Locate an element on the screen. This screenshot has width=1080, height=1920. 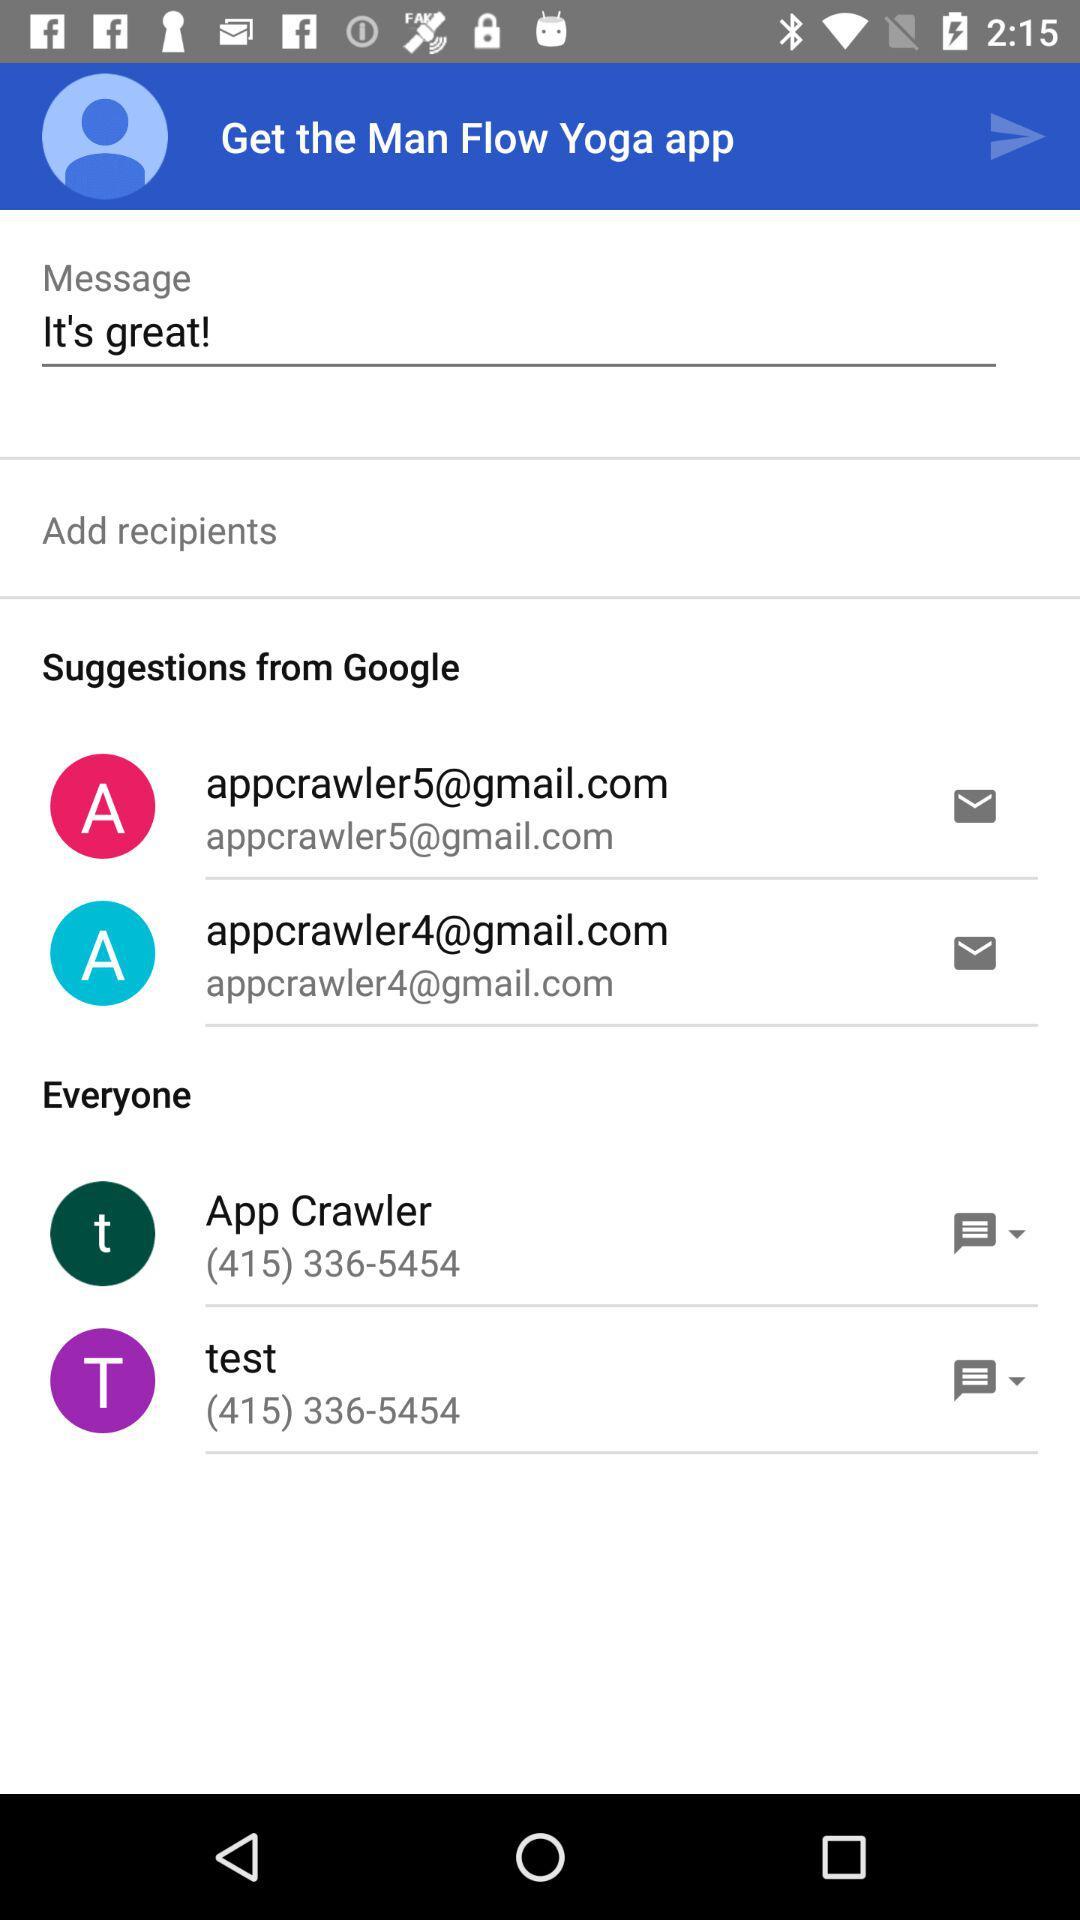
item below the message icon is located at coordinates (518, 330).